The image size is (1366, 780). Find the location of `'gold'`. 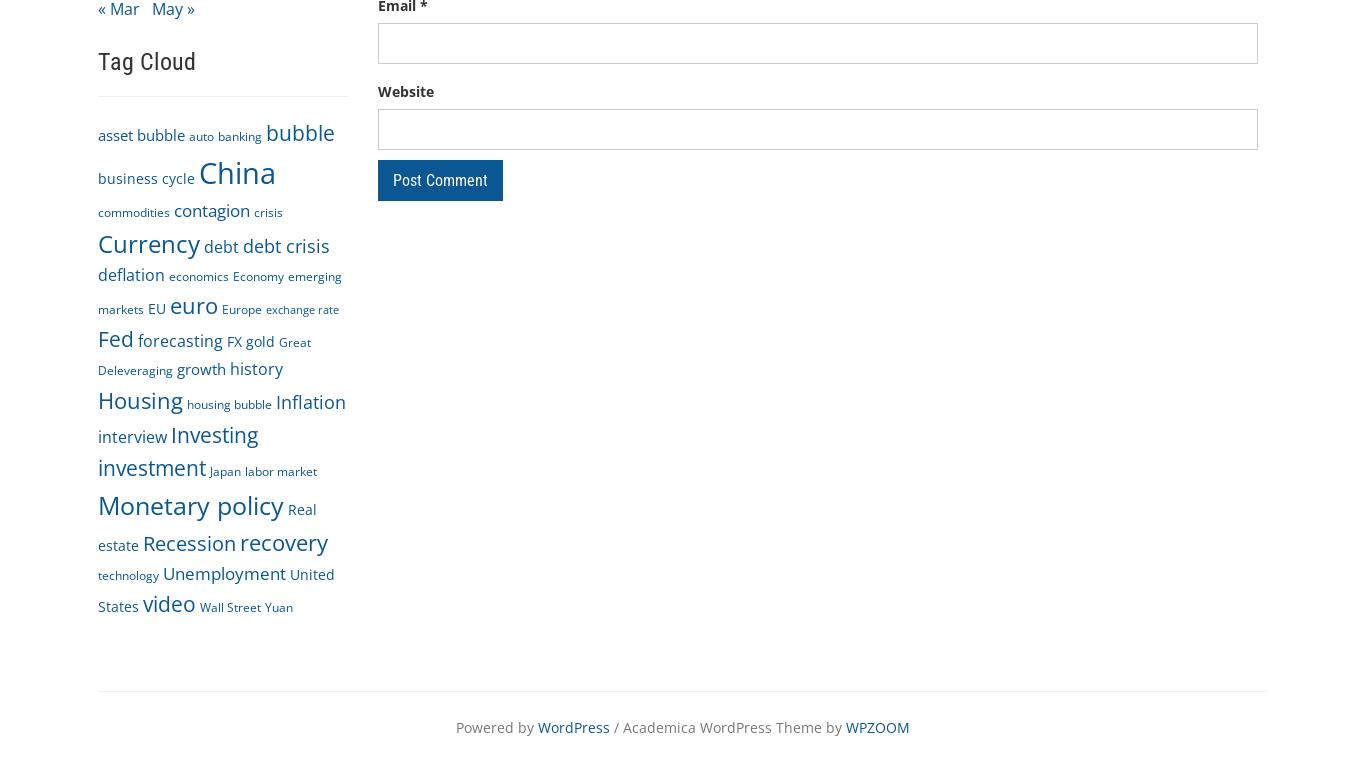

'gold' is located at coordinates (260, 340).